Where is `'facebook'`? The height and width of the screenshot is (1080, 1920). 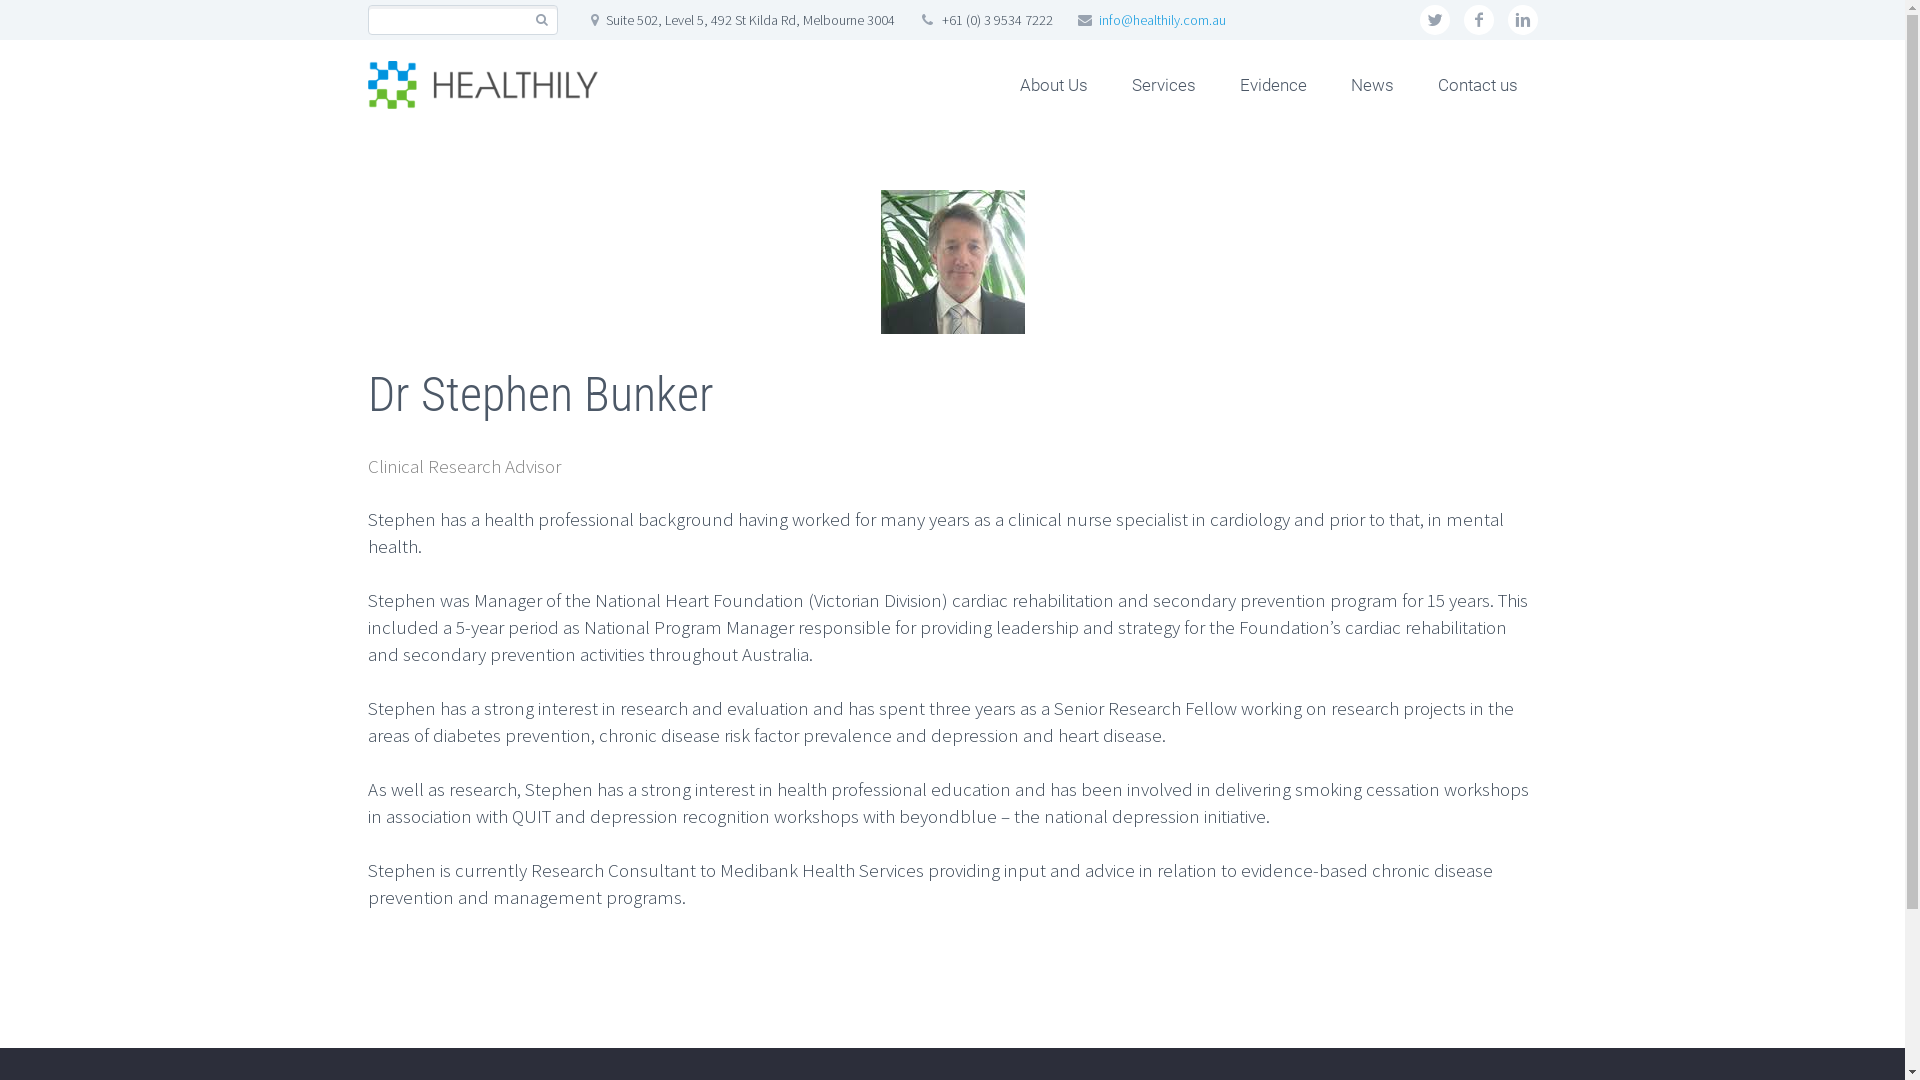 'facebook' is located at coordinates (1478, 19).